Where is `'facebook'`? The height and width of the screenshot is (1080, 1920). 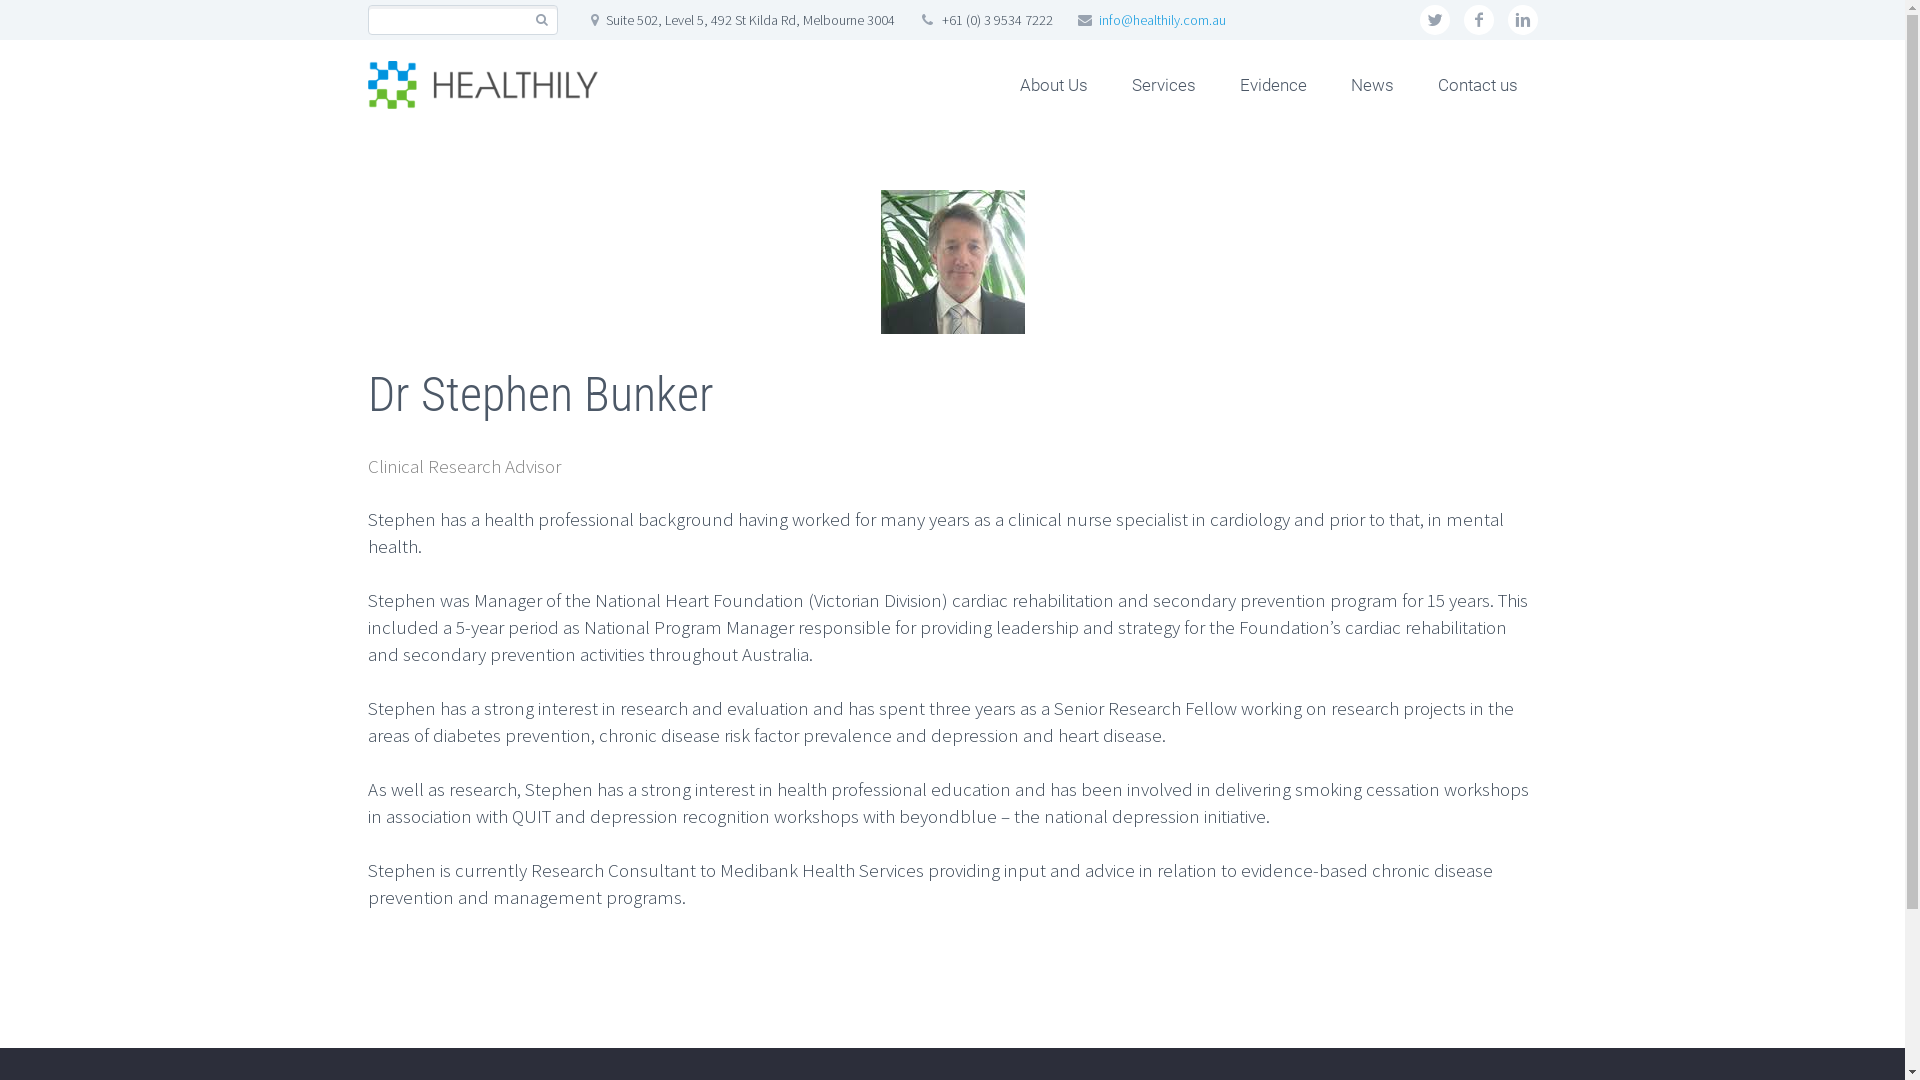 'facebook' is located at coordinates (1478, 19).